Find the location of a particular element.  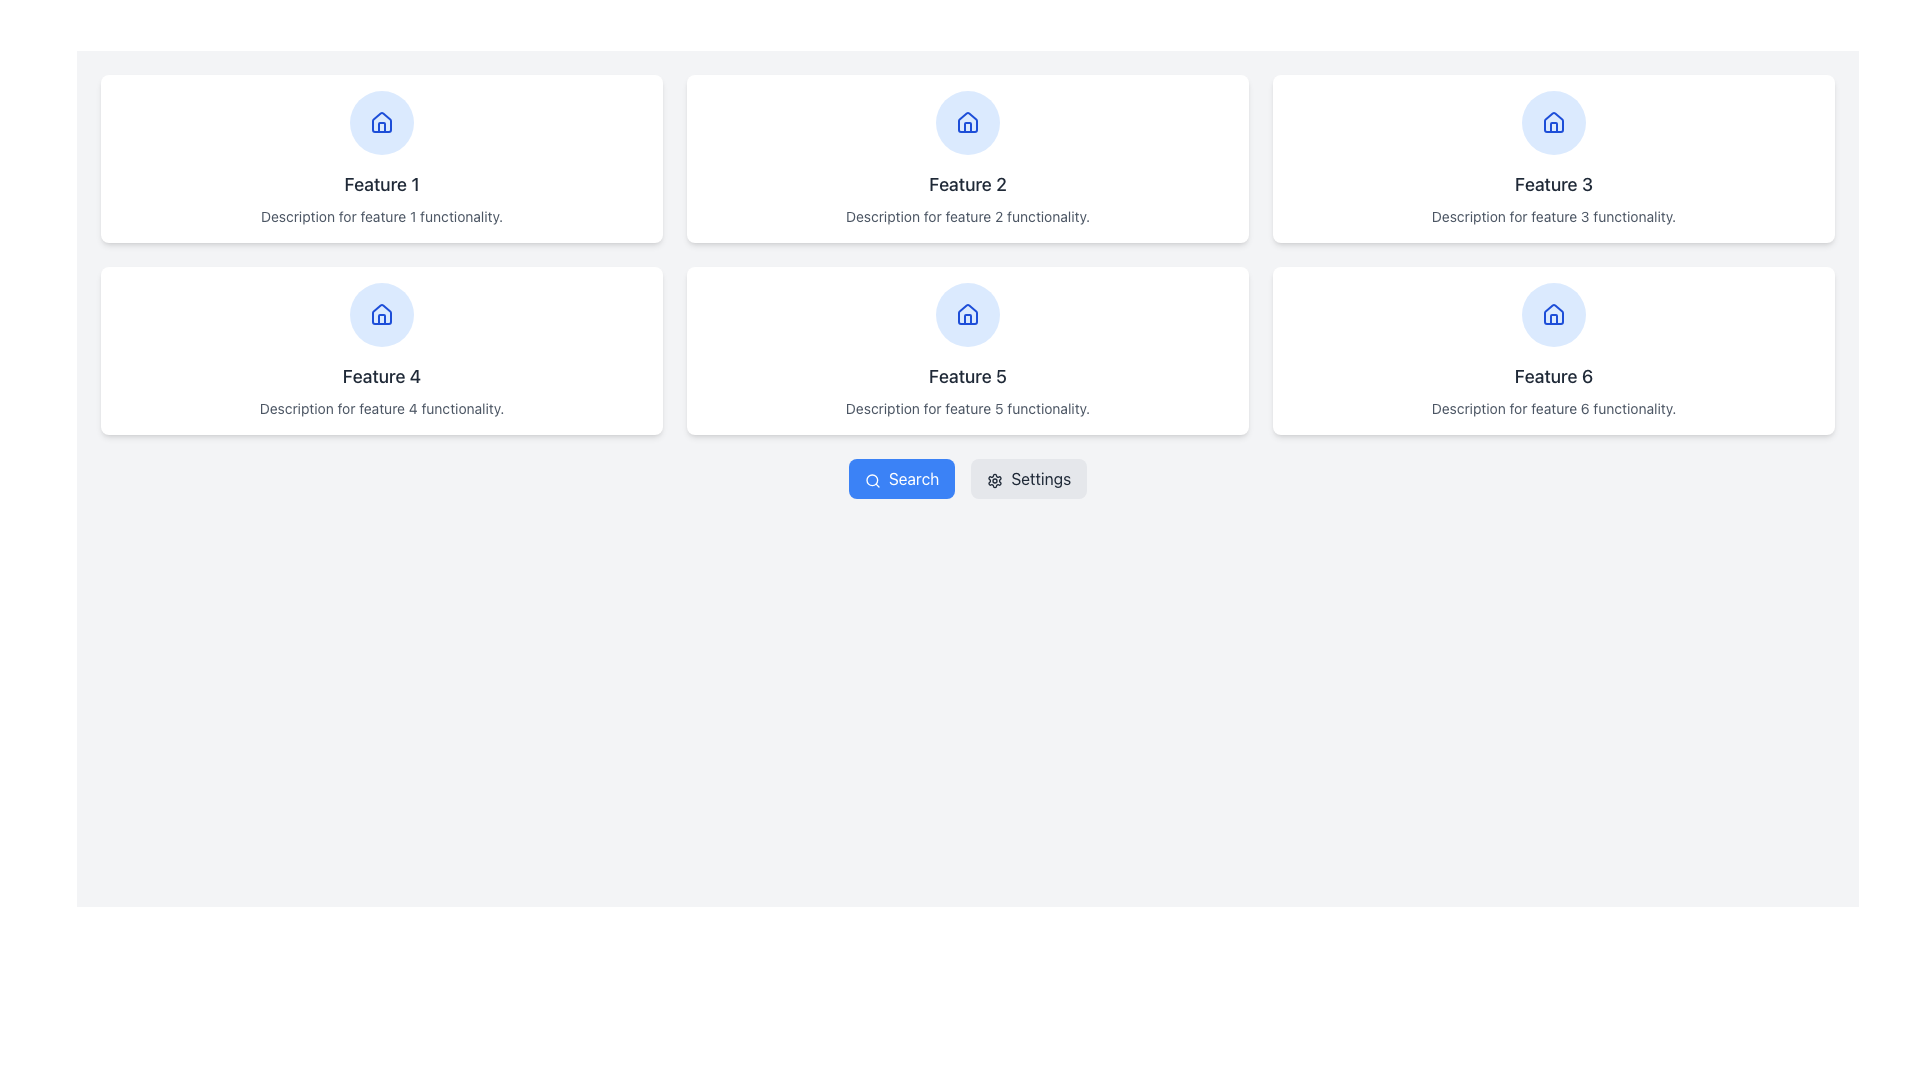

the house icon with a blue stroke that is part of the 'Feature 3' card in the upper-right grid layout is located at coordinates (1553, 123).